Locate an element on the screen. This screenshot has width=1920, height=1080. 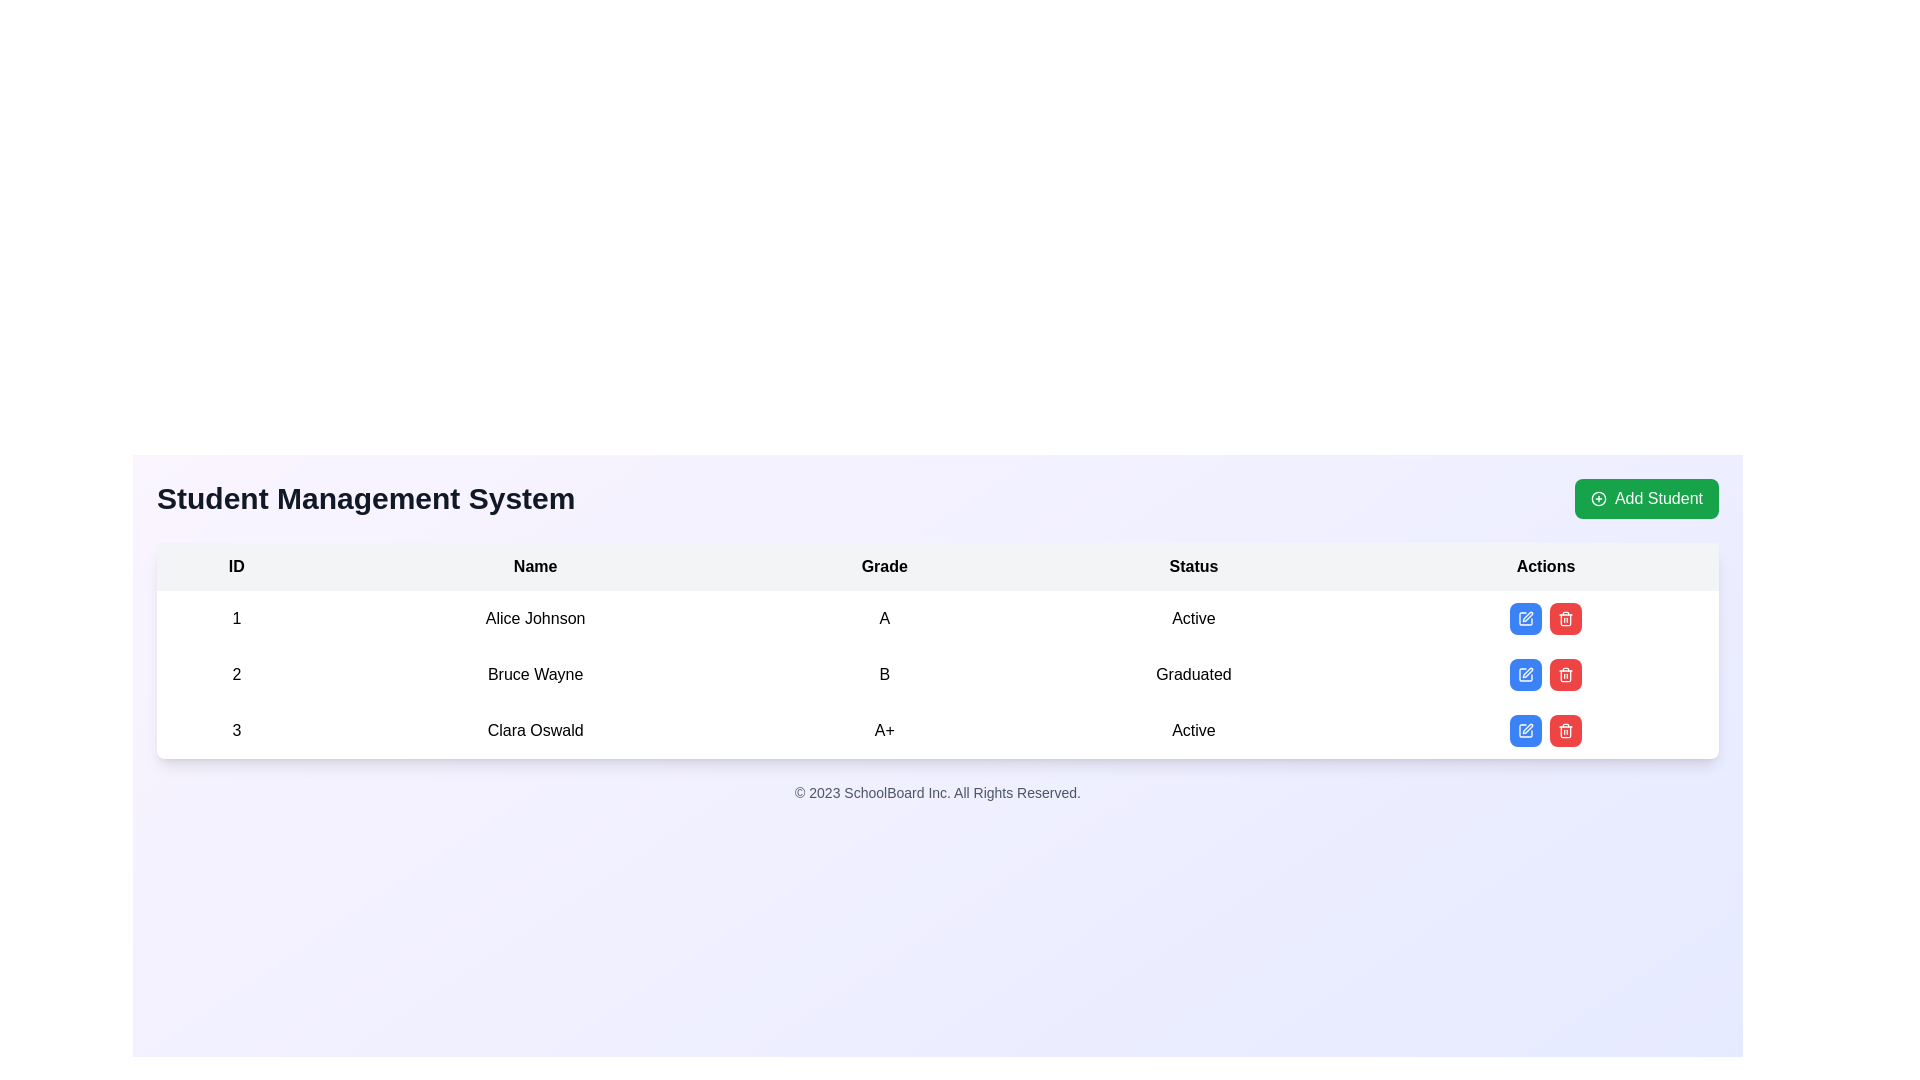
the text label displaying the letter 'A' in the third column under the header 'Grade' for Alice Johnson is located at coordinates (883, 617).